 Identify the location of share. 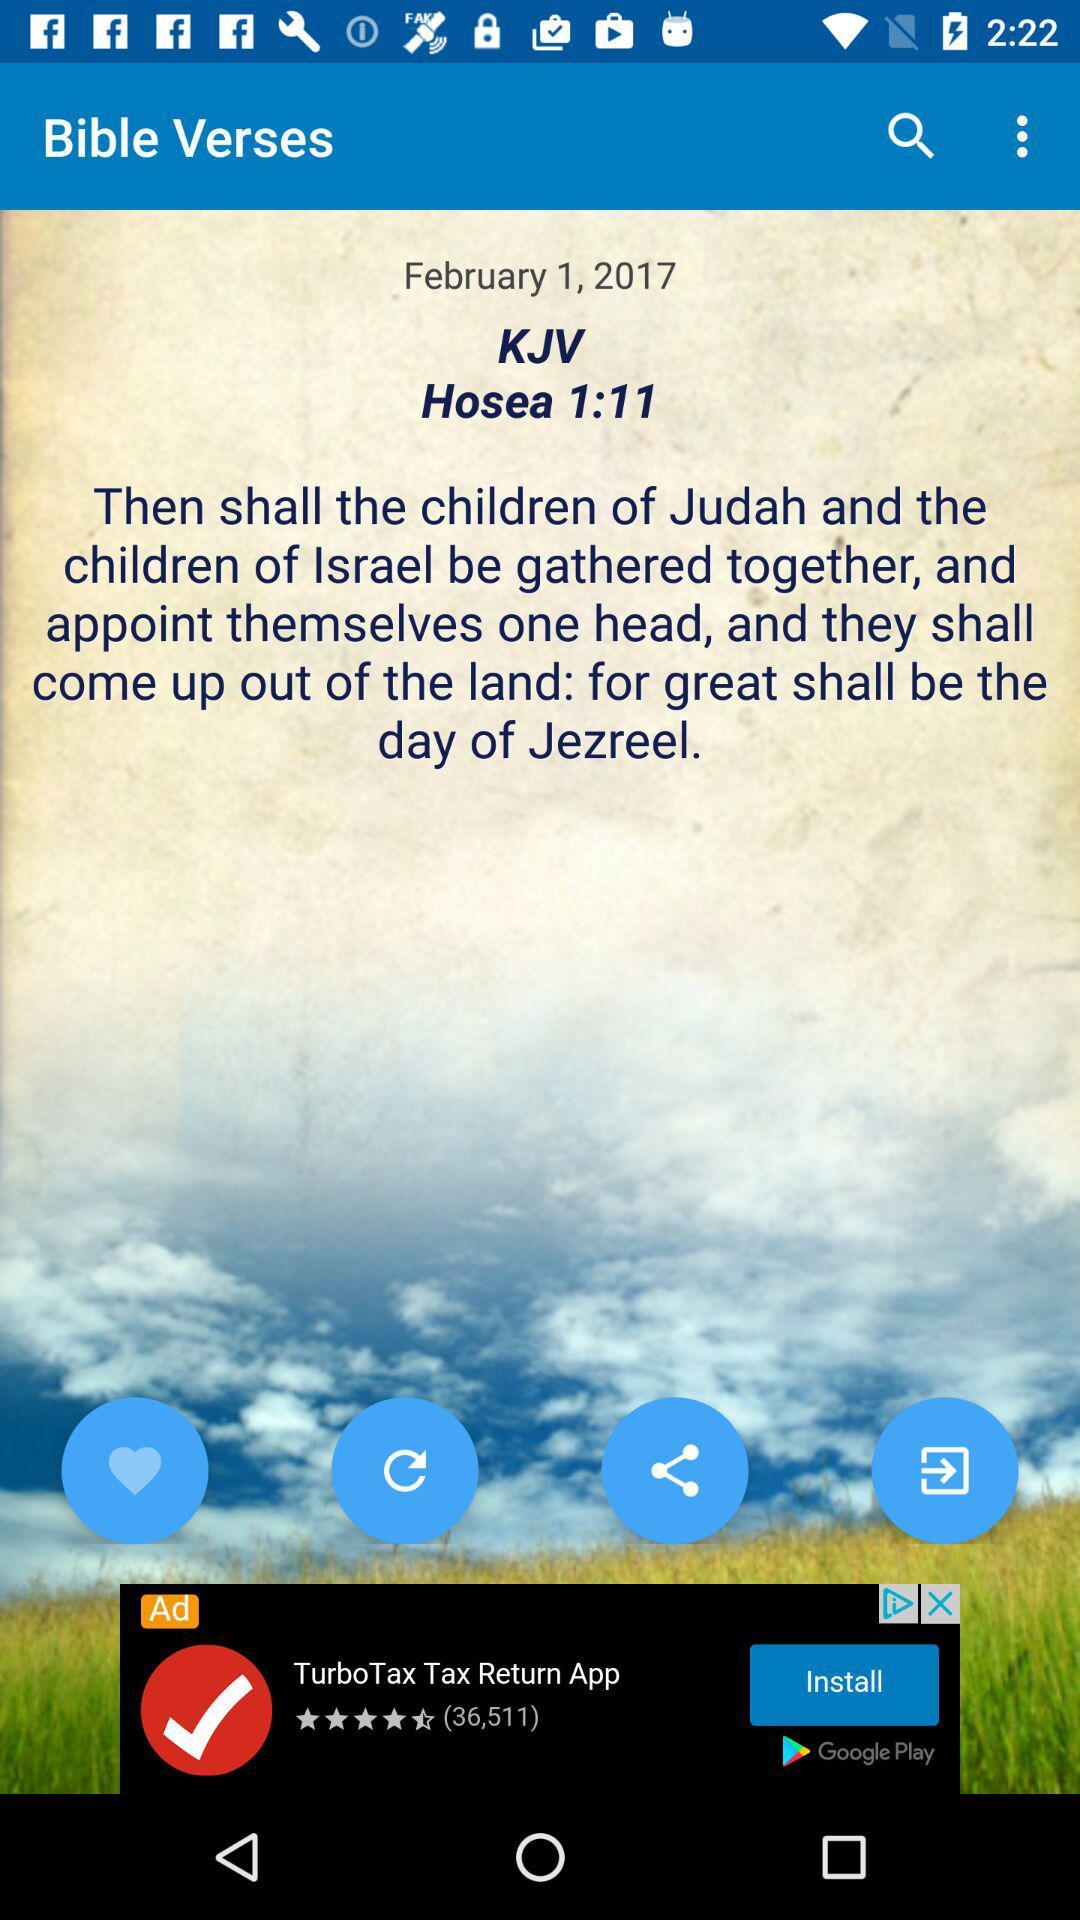
(675, 1470).